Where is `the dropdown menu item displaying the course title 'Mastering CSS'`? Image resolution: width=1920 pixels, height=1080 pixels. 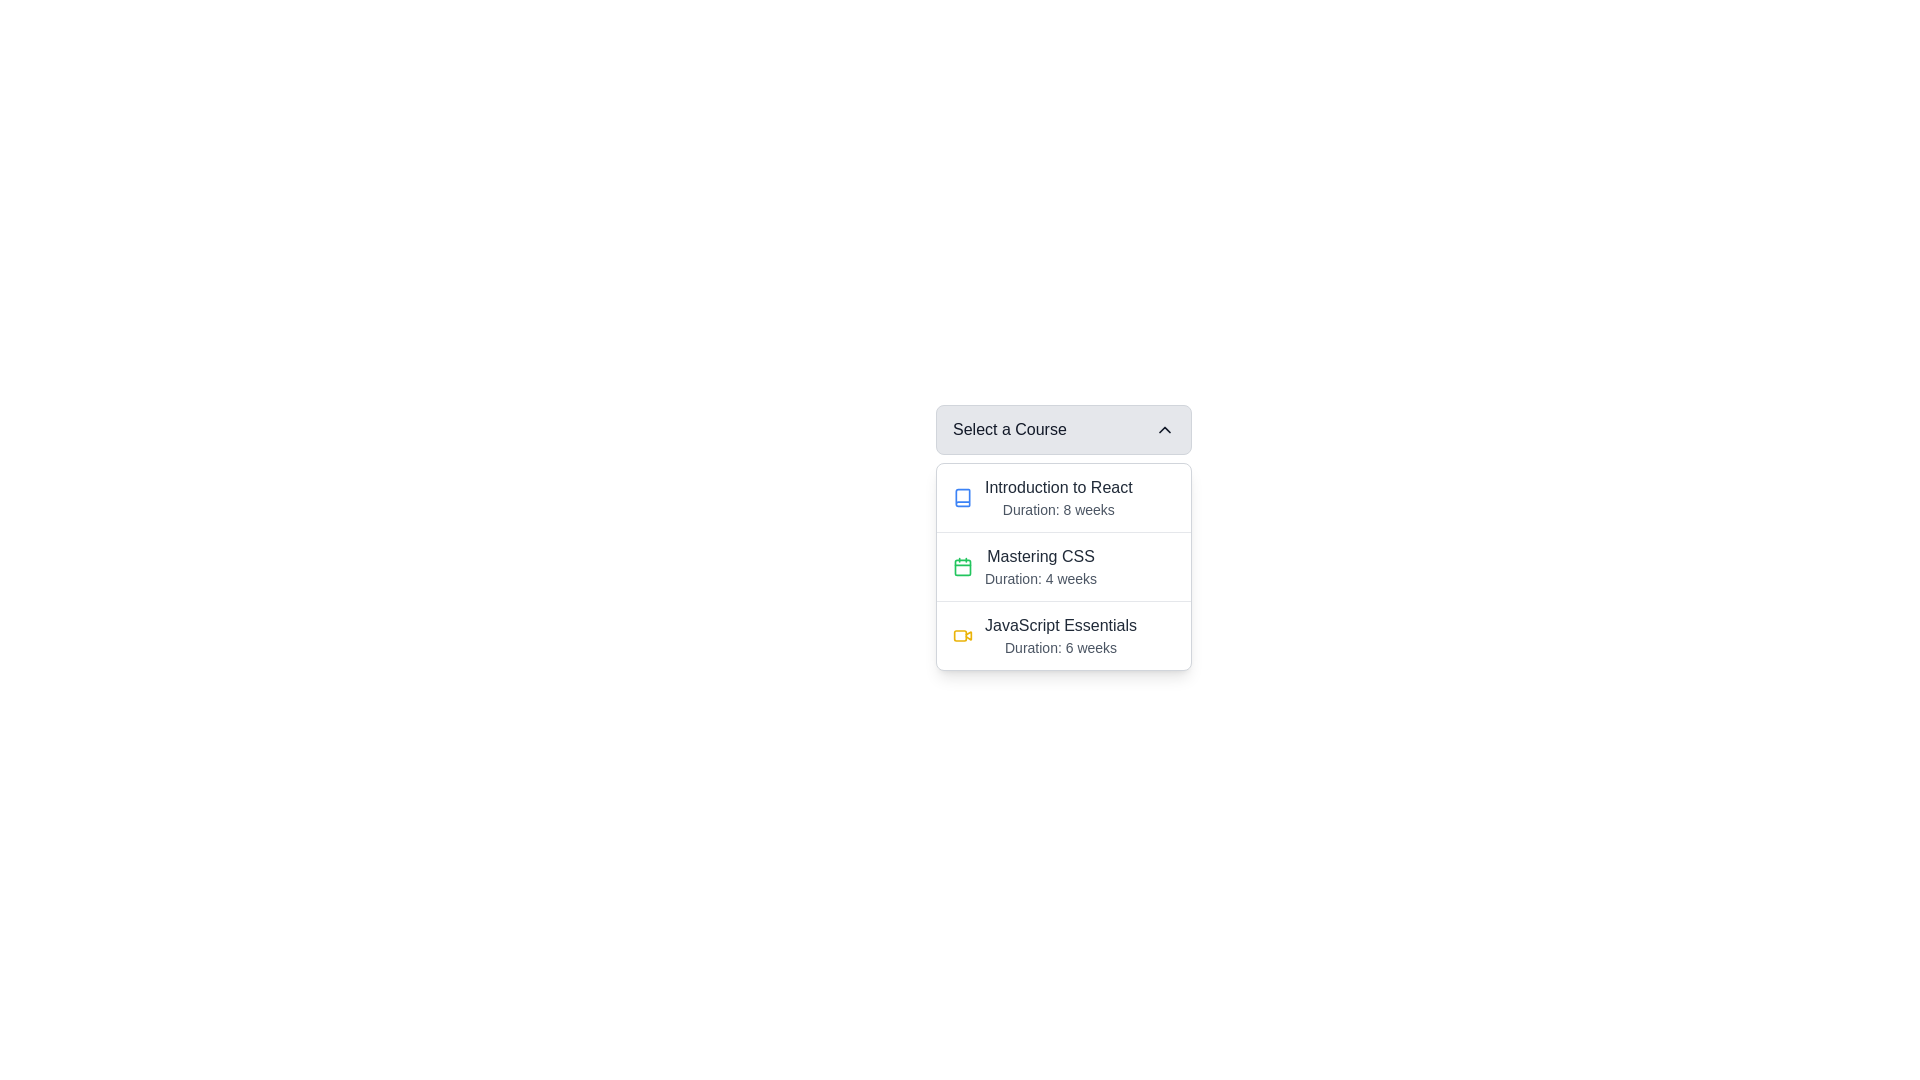 the dropdown menu item displaying the course title 'Mastering CSS' is located at coordinates (1063, 566).